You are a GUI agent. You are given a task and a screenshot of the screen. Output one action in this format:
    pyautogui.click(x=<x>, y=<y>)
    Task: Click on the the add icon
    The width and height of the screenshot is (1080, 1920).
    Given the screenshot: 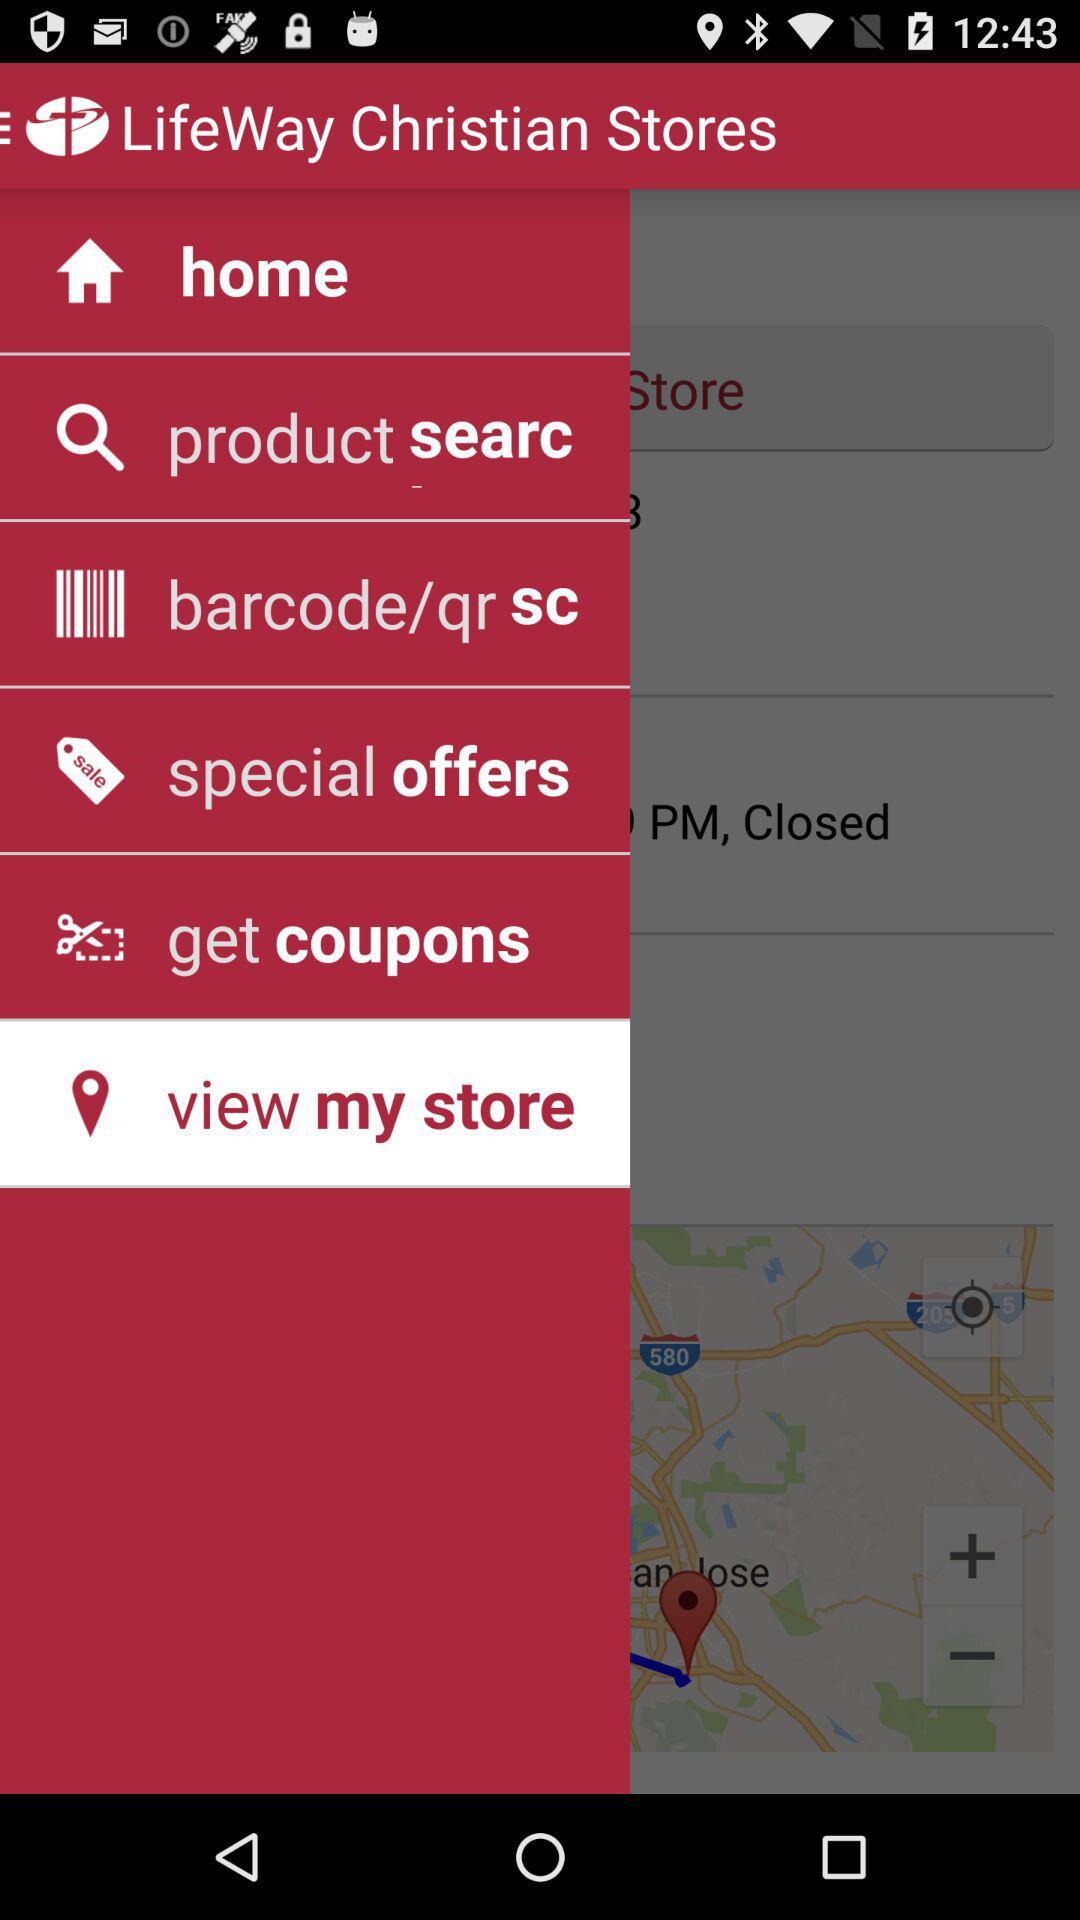 What is the action you would take?
    pyautogui.click(x=971, y=1663)
    